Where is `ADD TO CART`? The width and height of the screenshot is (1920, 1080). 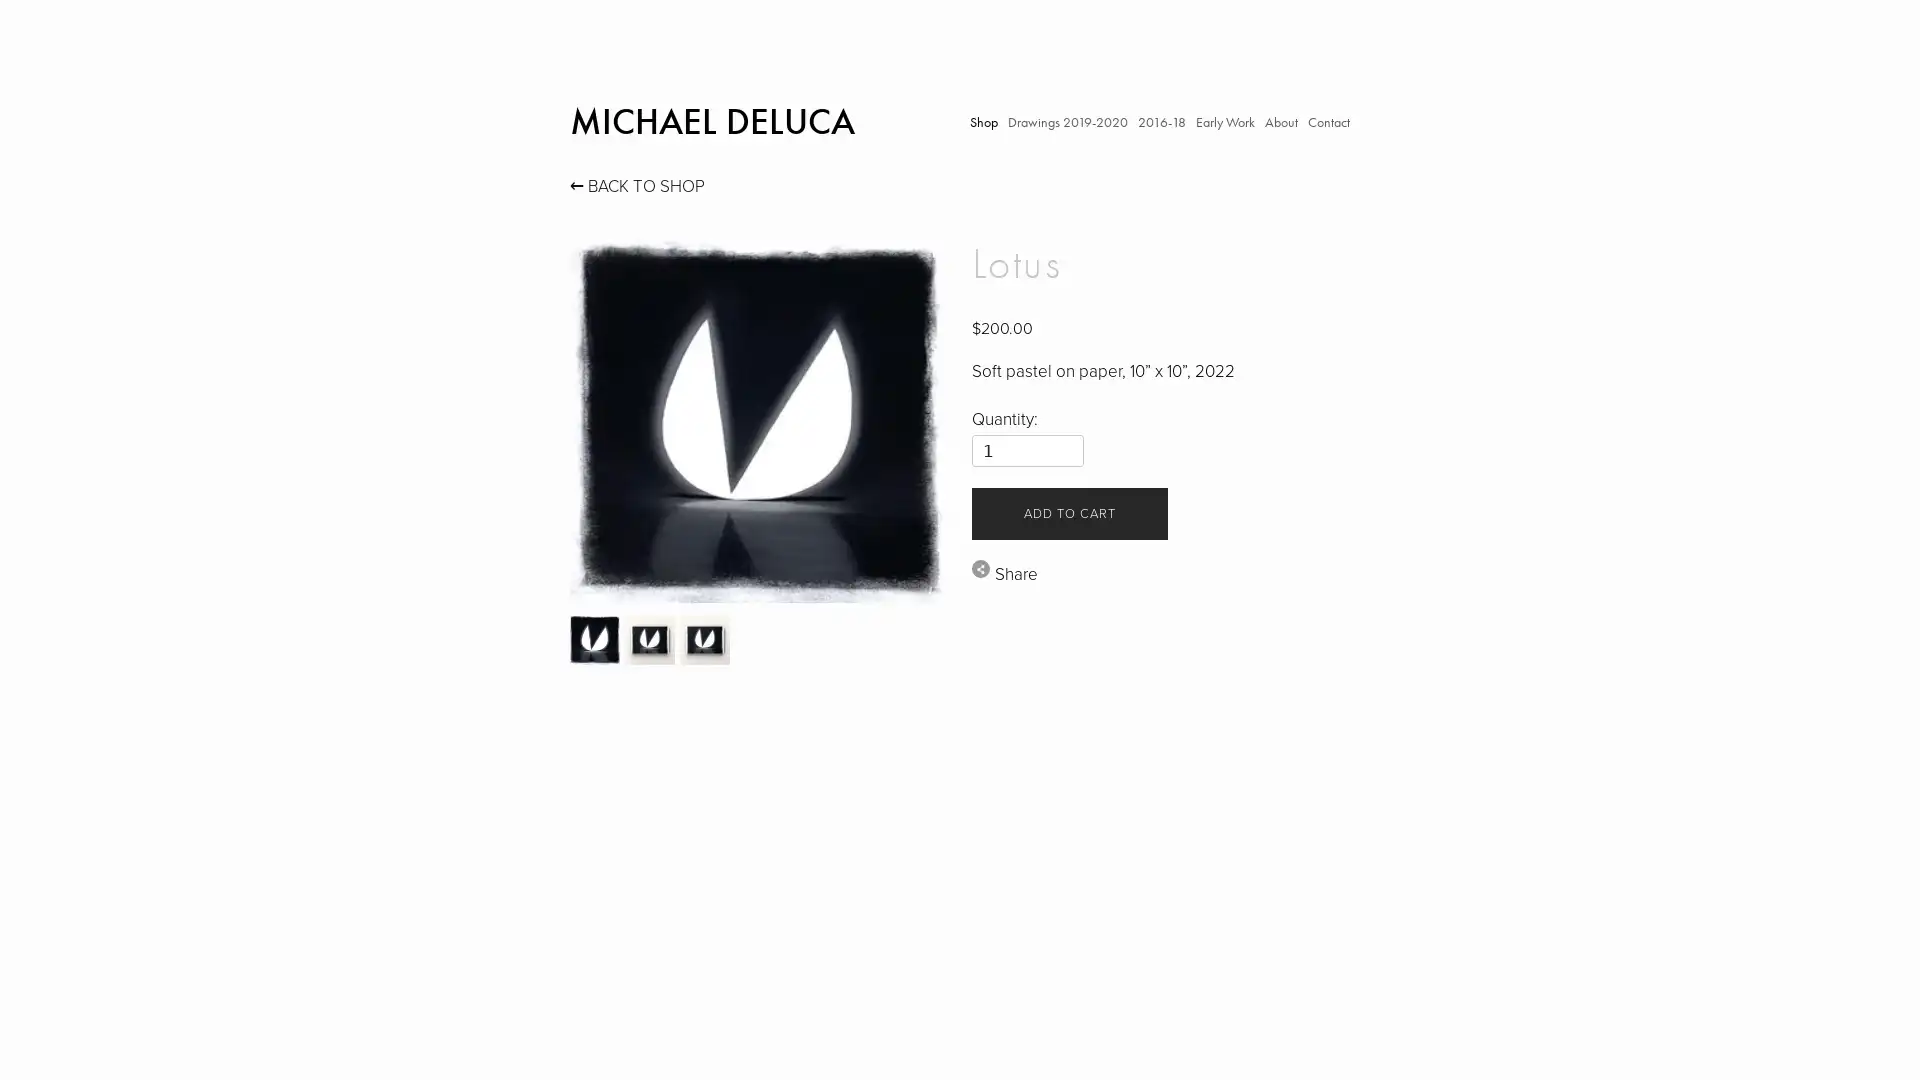 ADD TO CART is located at coordinates (1068, 512).